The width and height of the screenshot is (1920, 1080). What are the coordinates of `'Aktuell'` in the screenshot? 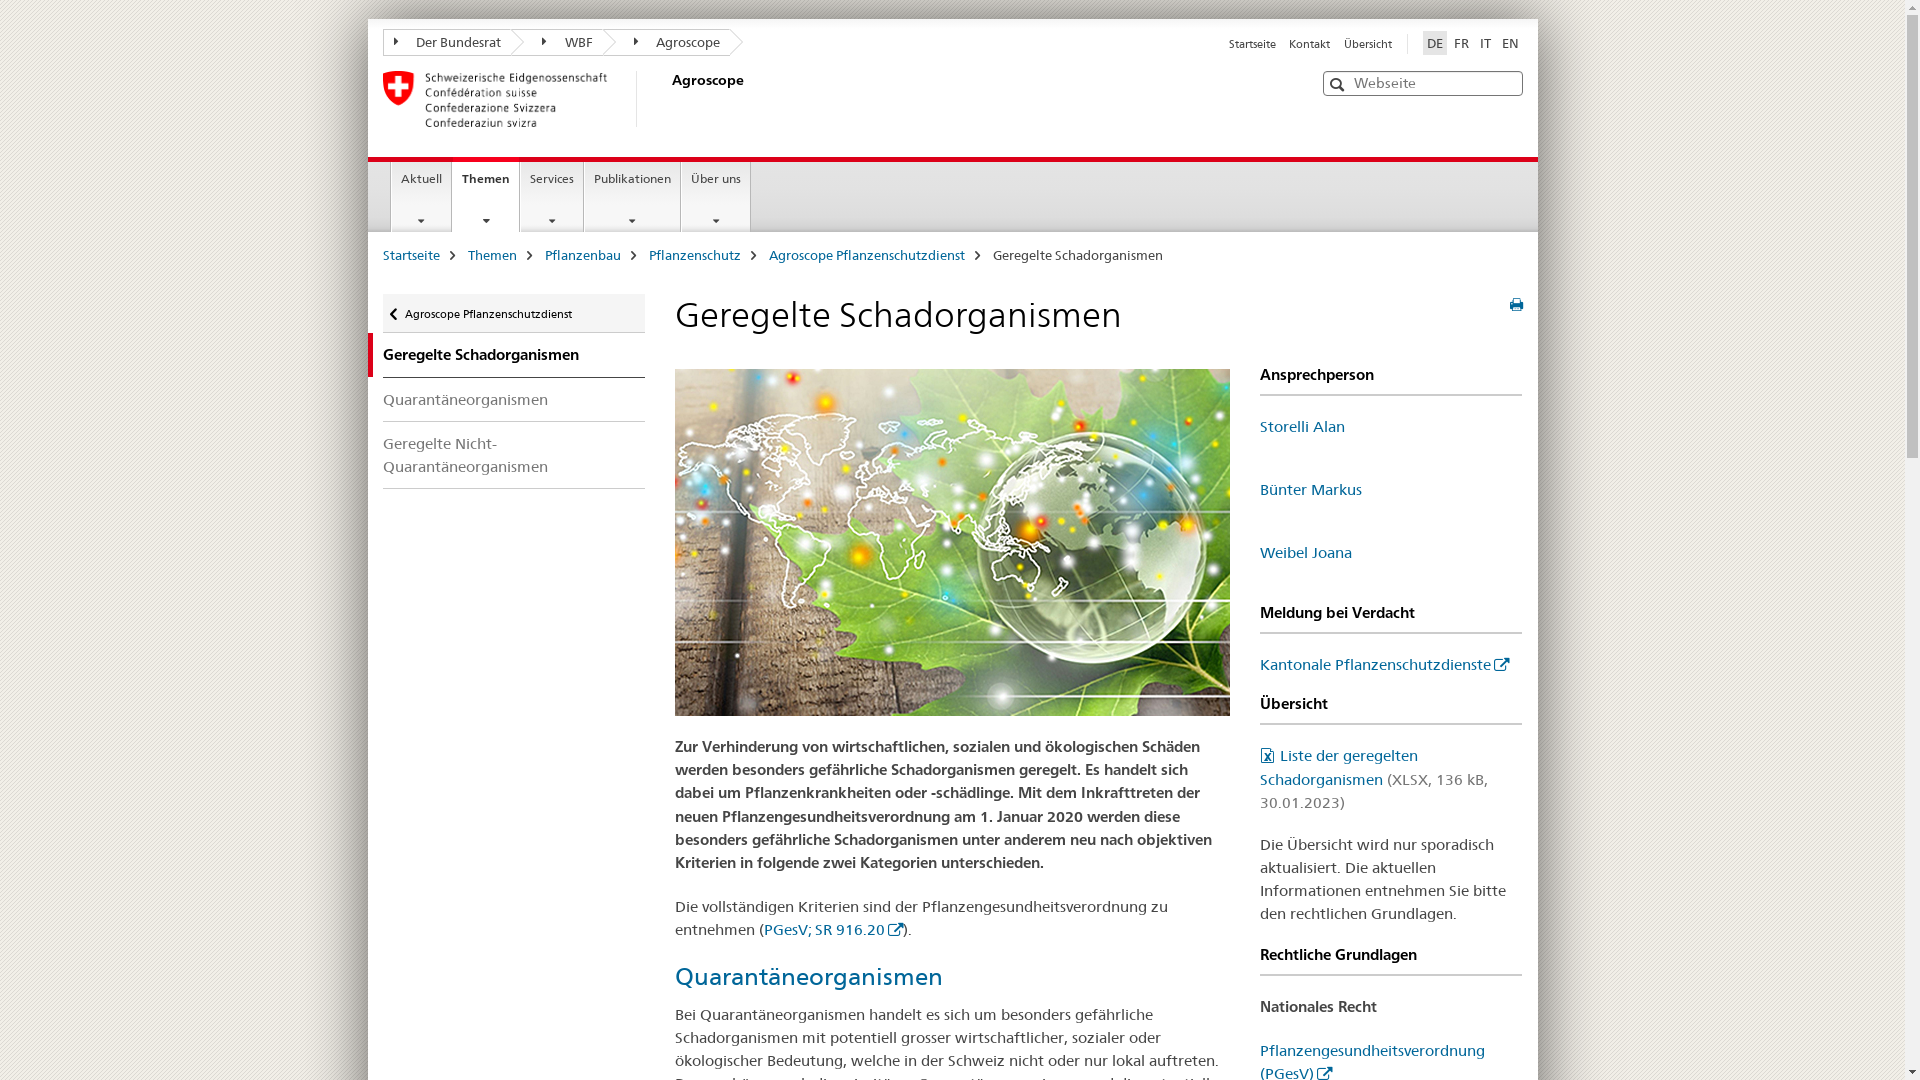 It's located at (420, 196).